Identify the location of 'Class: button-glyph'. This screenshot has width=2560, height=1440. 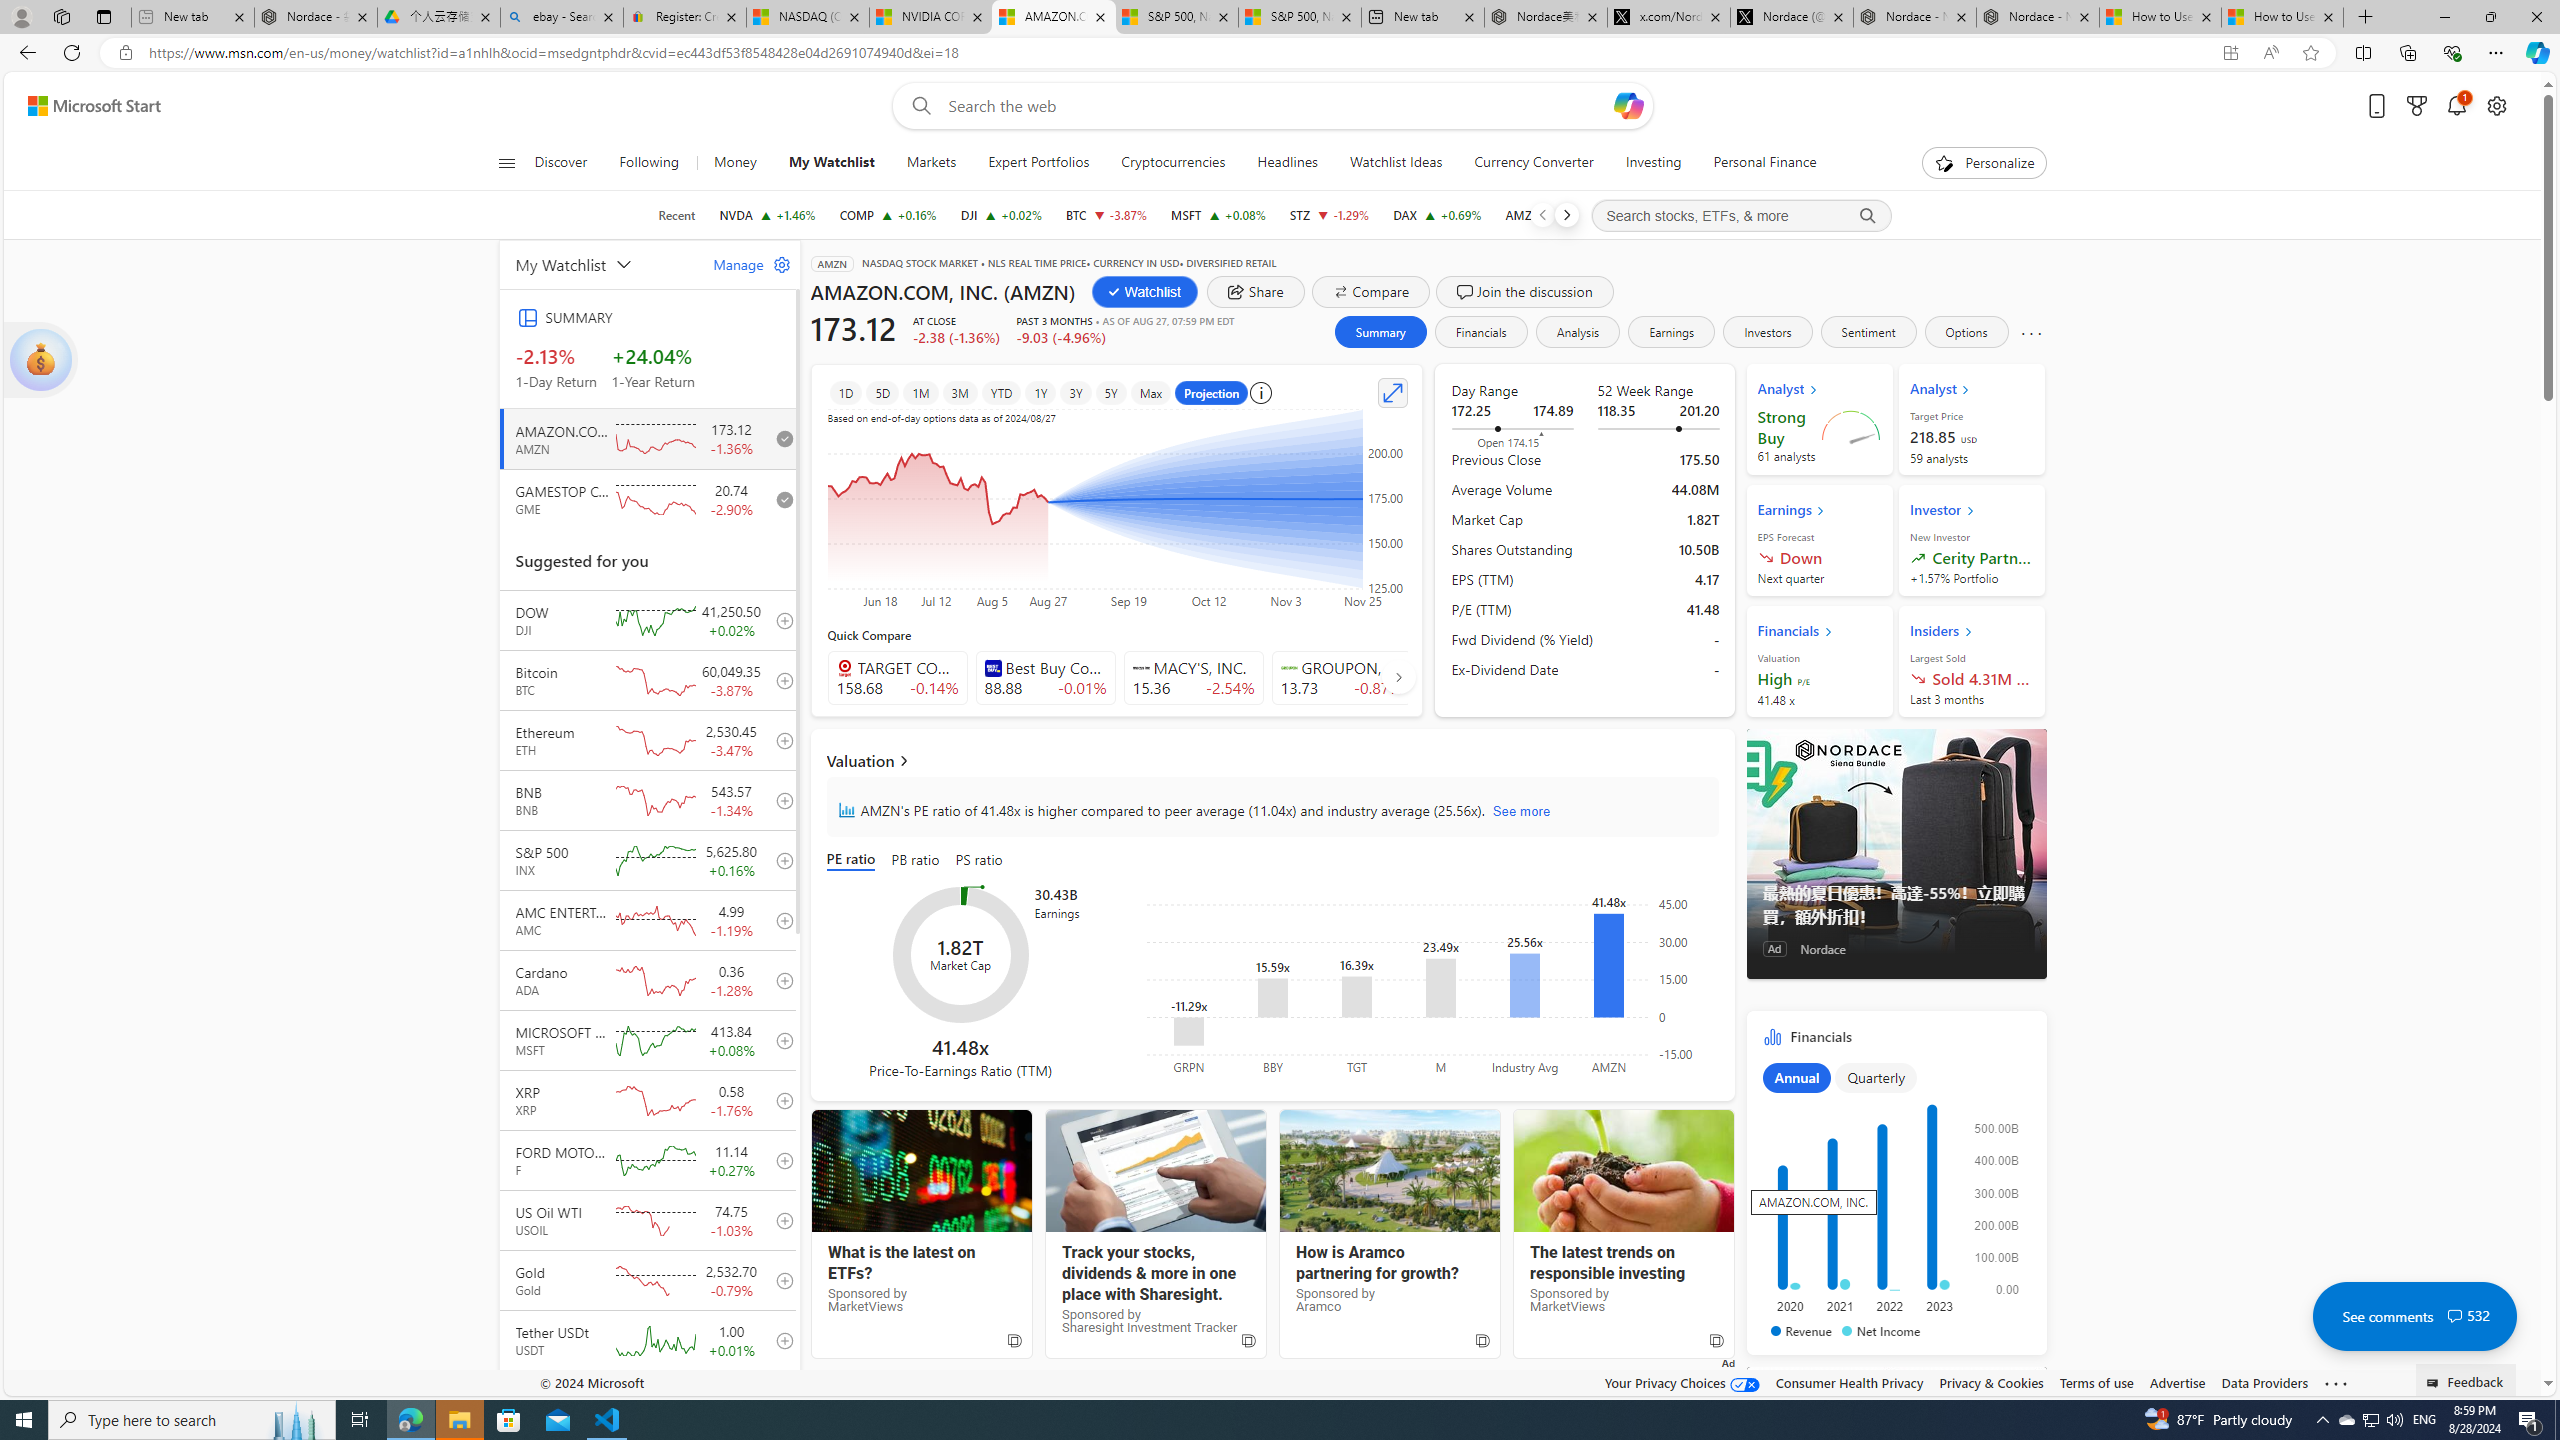
(505, 162).